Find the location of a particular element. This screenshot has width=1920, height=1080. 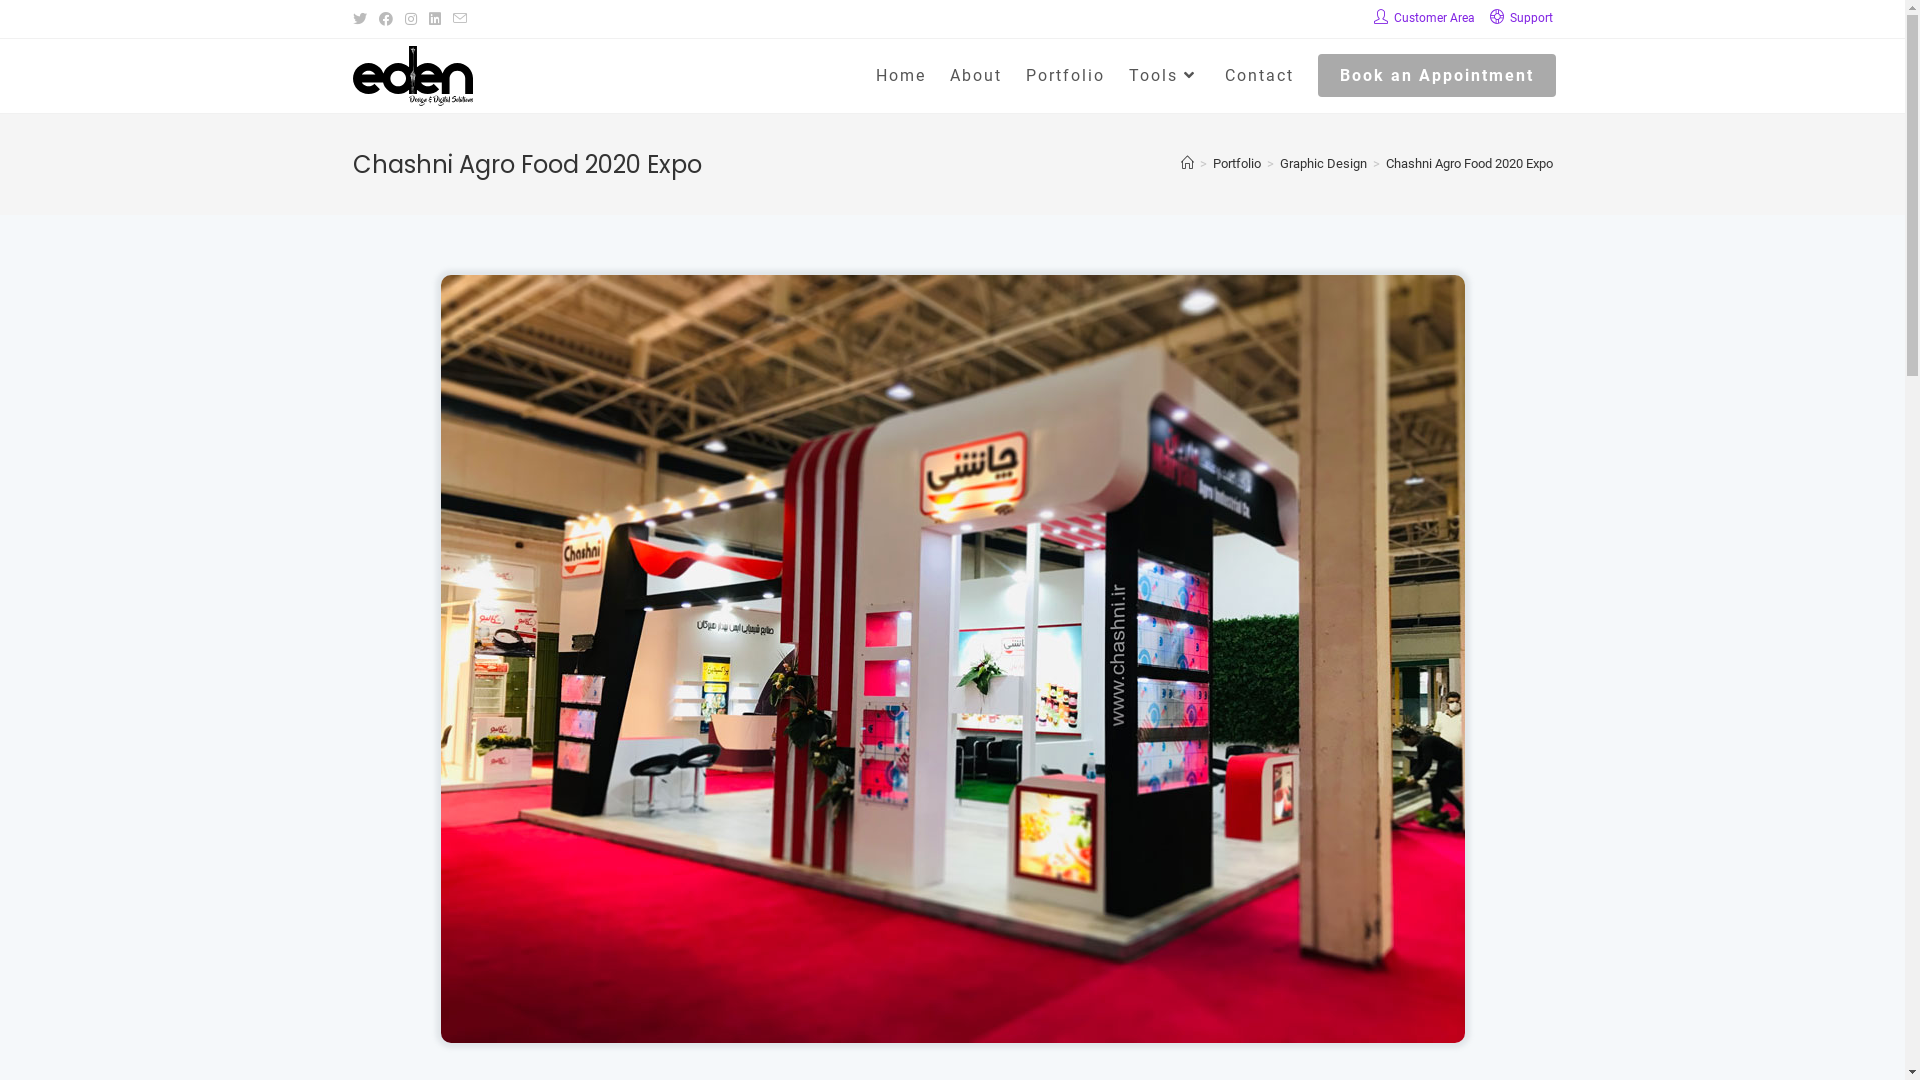

'Letterhead Print' is located at coordinates (1401, 712).